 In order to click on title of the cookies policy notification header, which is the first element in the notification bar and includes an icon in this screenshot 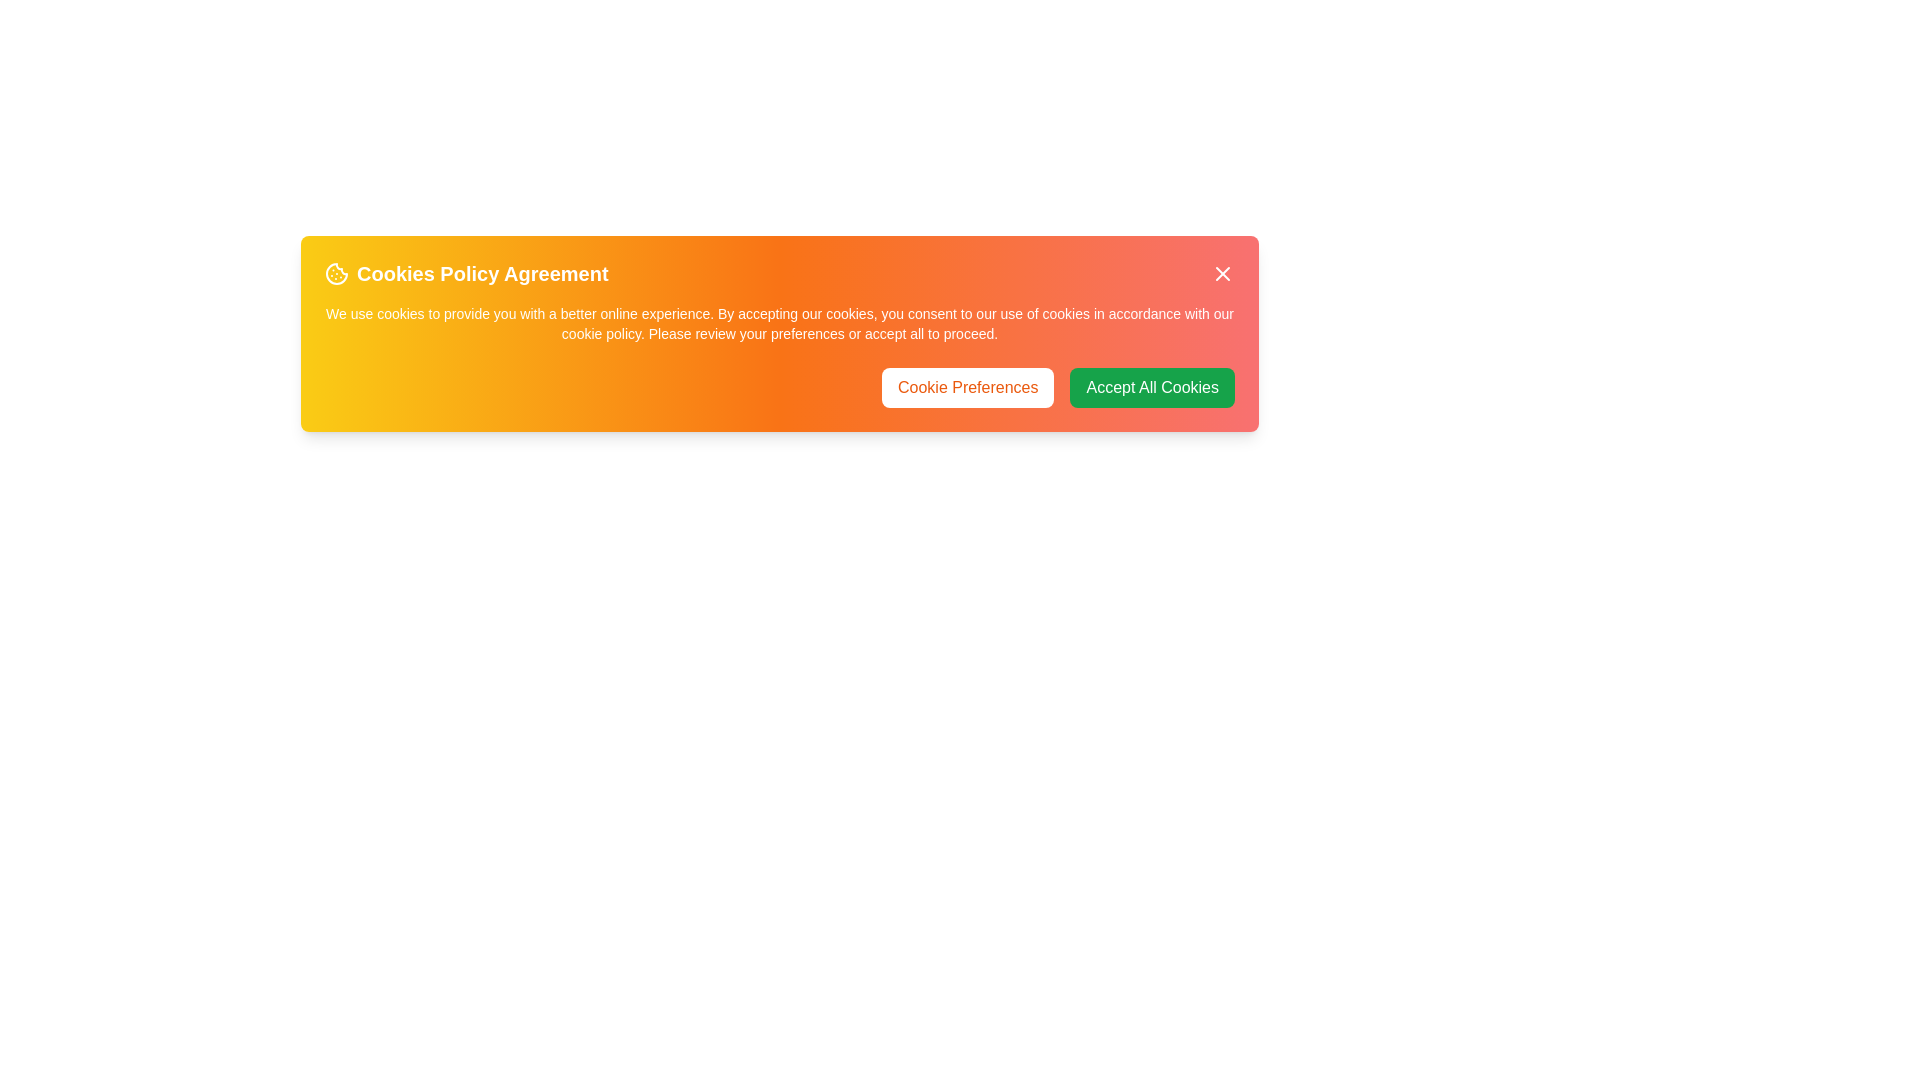, I will do `click(465, 273)`.